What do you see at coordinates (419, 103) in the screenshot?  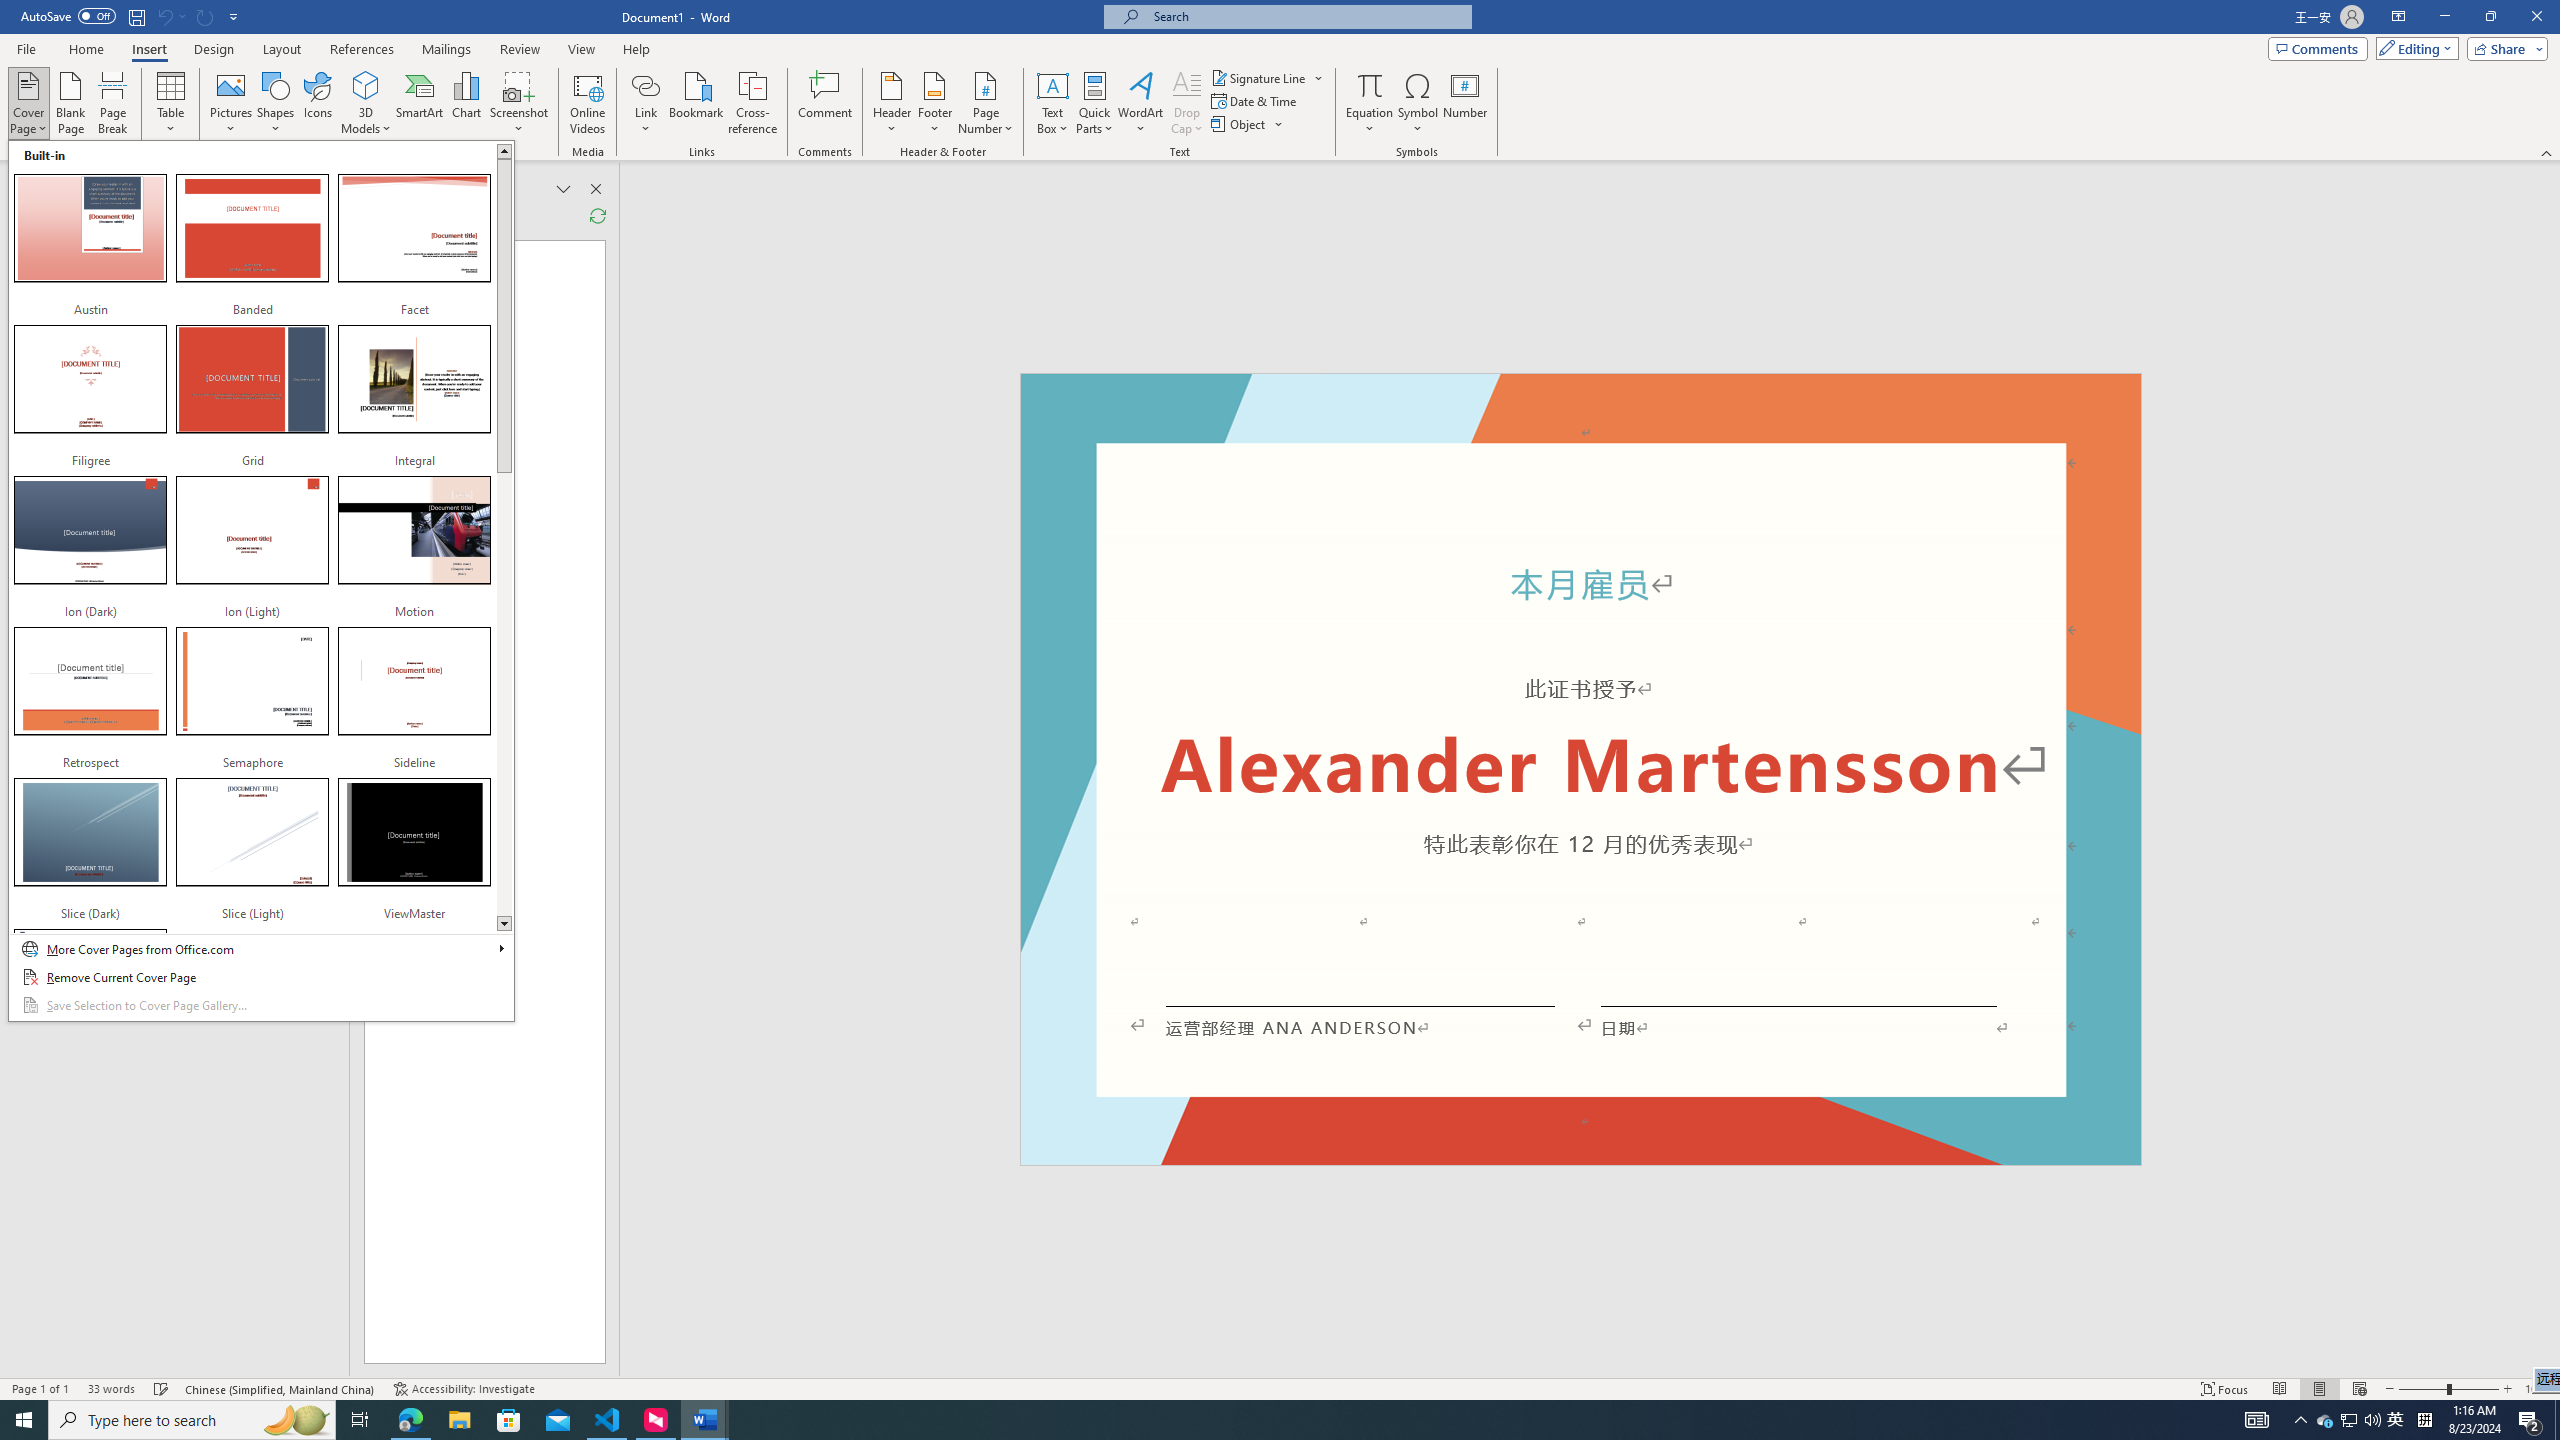 I see `'SmartArt...'` at bounding box center [419, 103].